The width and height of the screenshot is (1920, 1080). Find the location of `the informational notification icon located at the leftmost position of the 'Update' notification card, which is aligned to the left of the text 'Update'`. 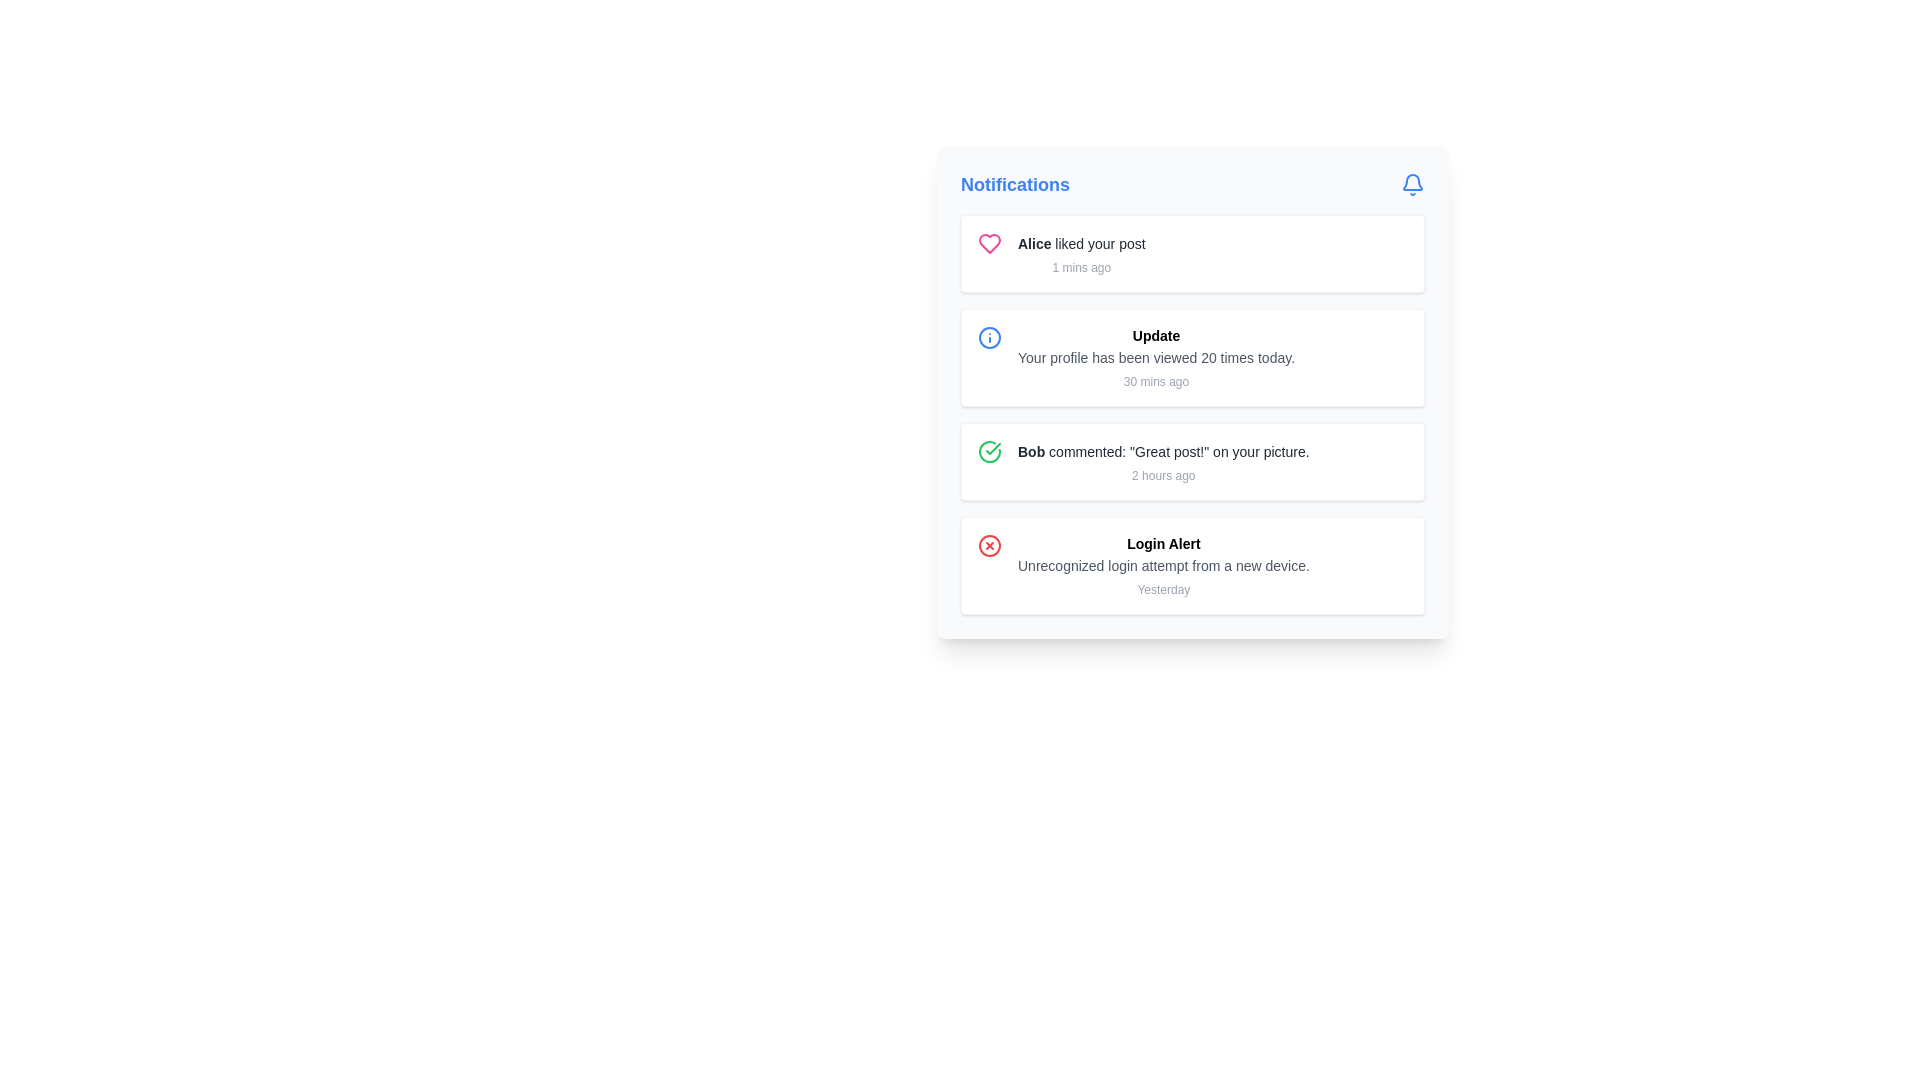

the informational notification icon located at the leftmost position of the 'Update' notification card, which is aligned to the left of the text 'Update' is located at coordinates (989, 337).